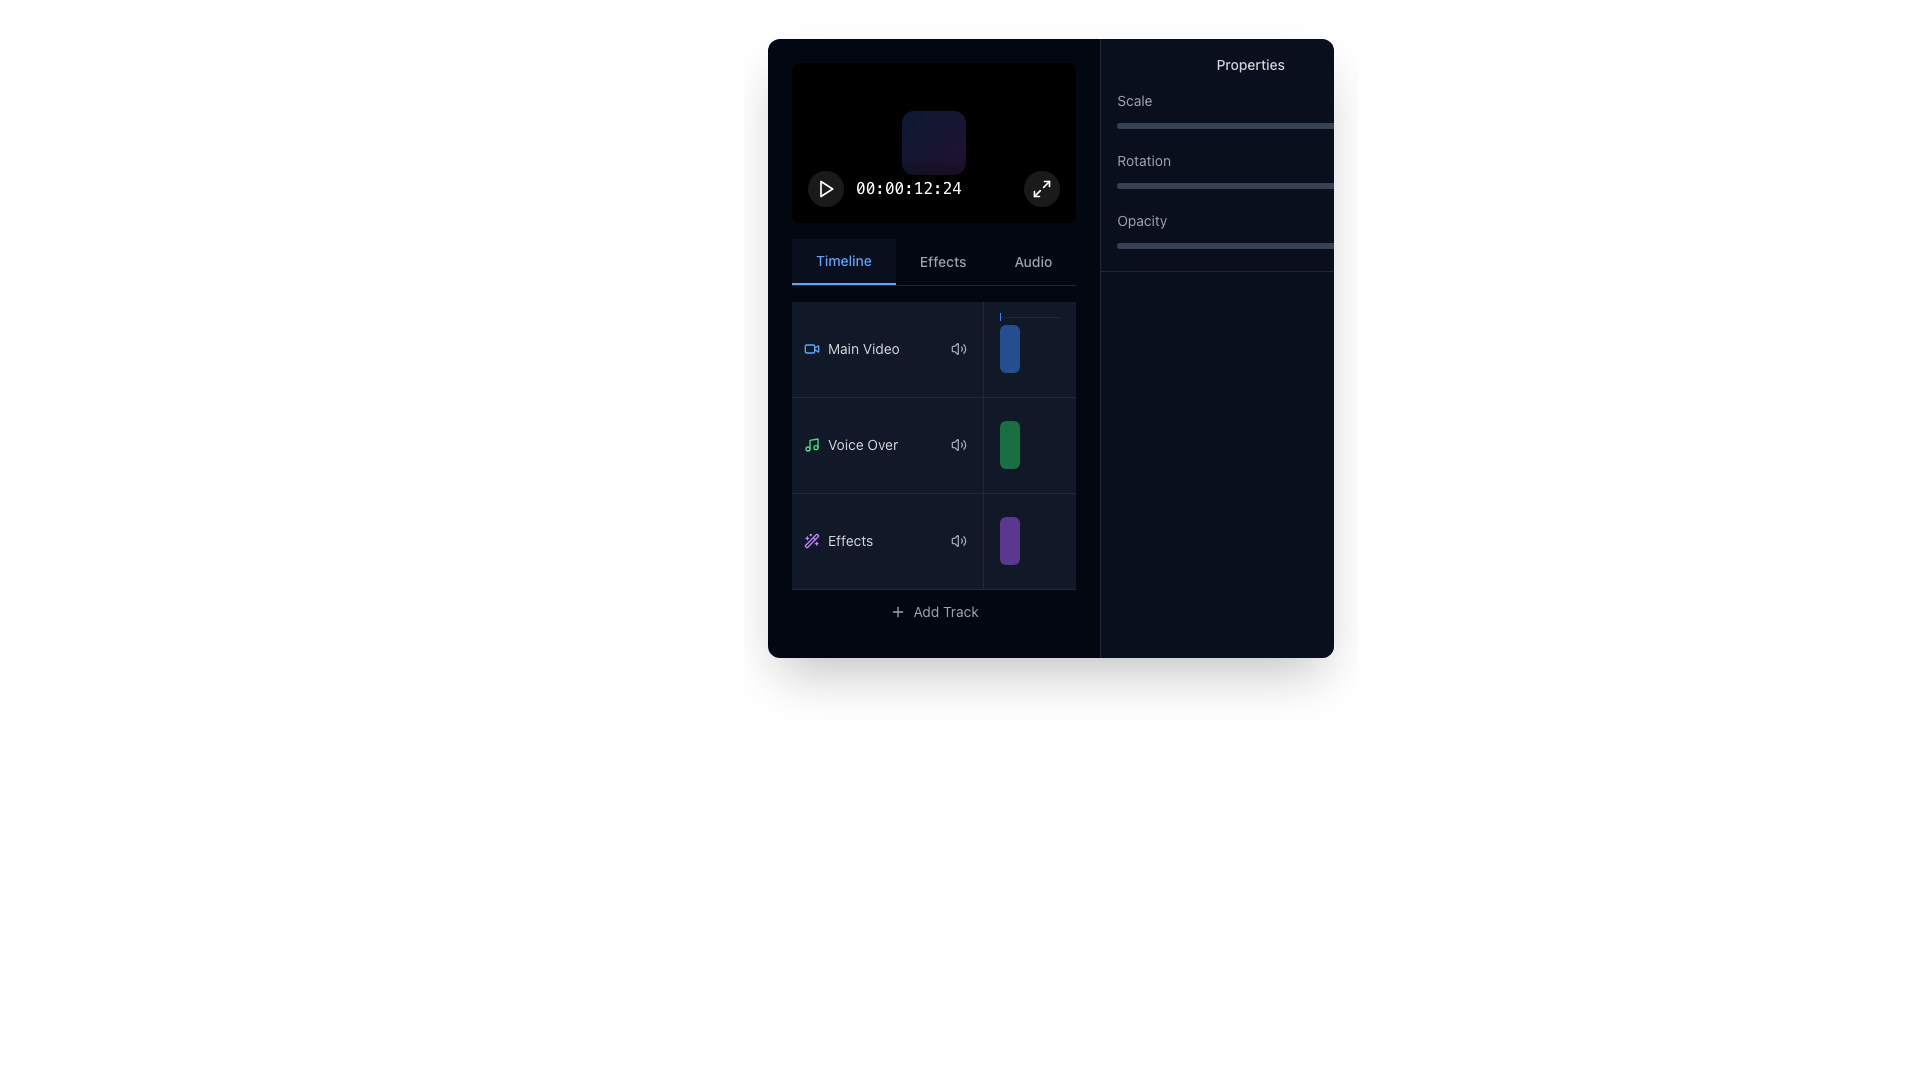 The height and width of the screenshot is (1080, 1920). What do you see at coordinates (1030, 444) in the screenshot?
I see `the handle located within the 'Voice Over' track` at bounding box center [1030, 444].